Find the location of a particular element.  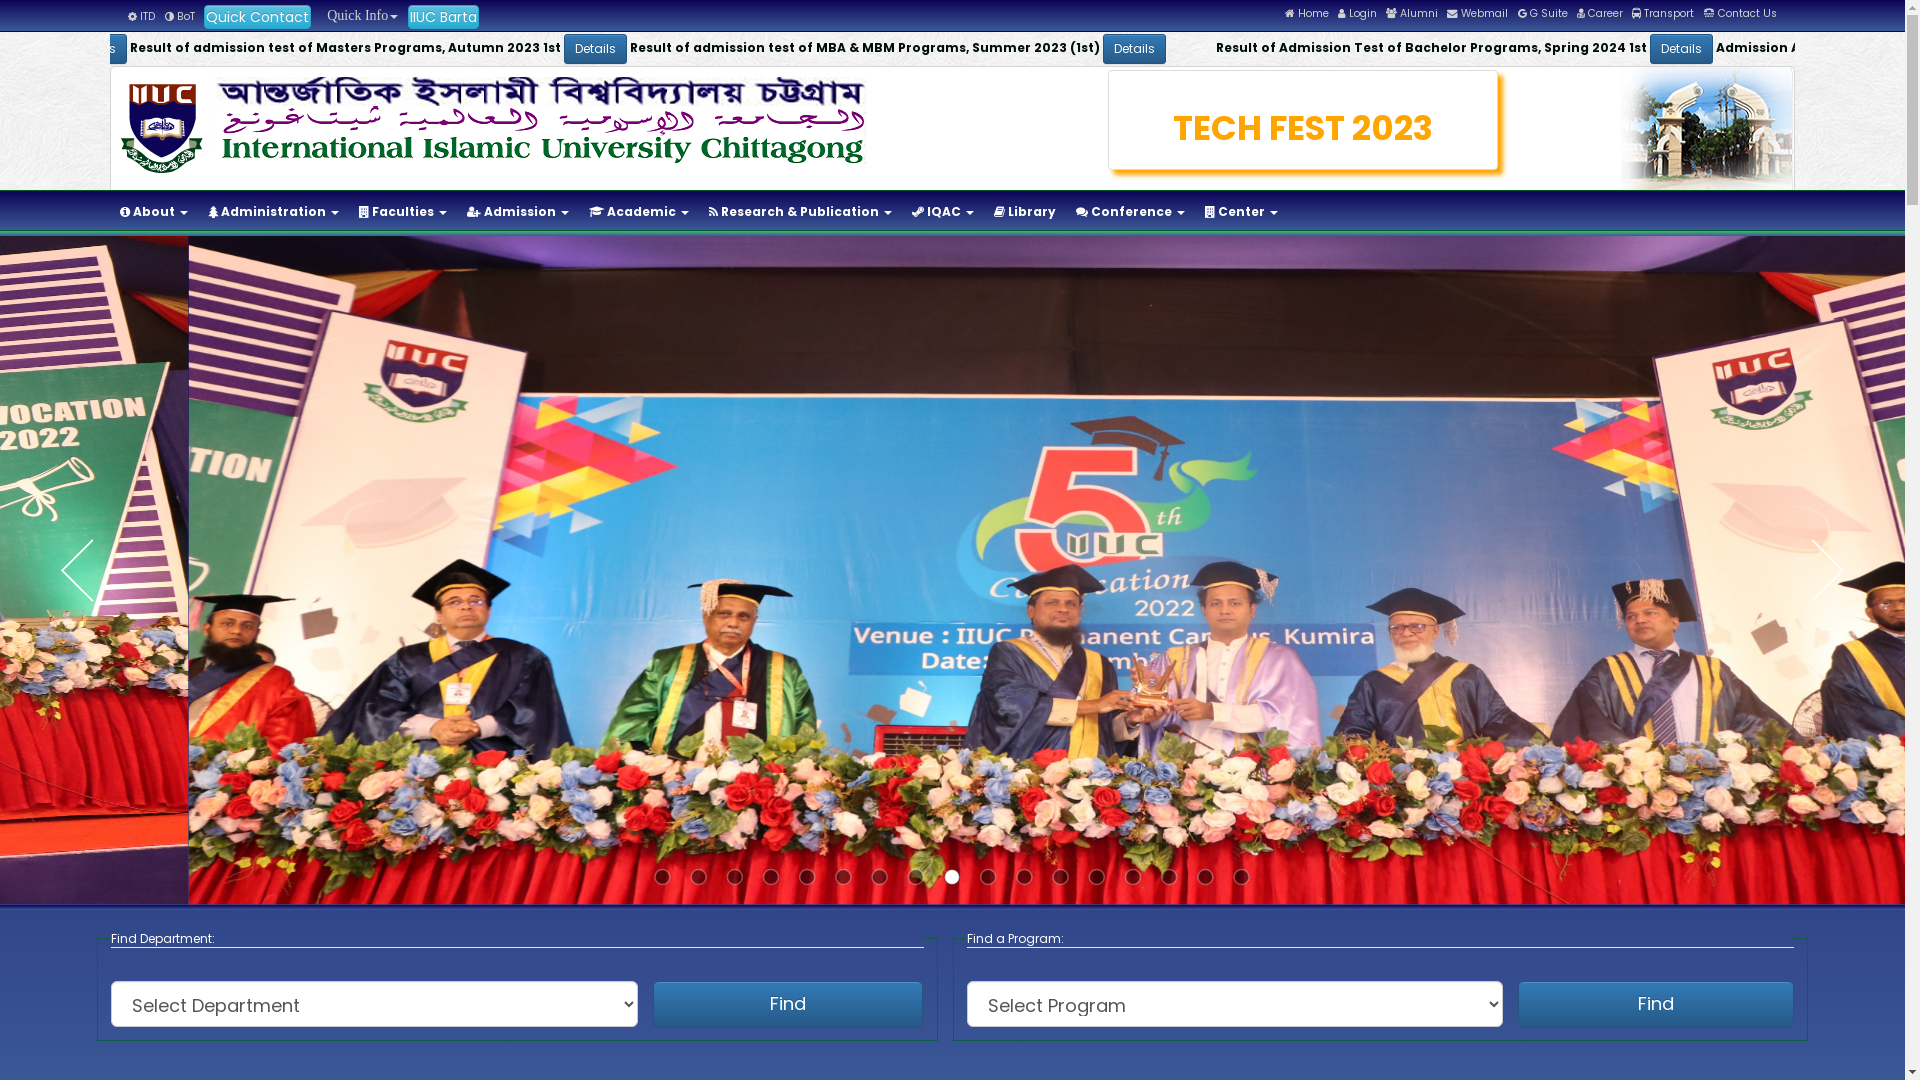

'Conference' is located at coordinates (1130, 212).